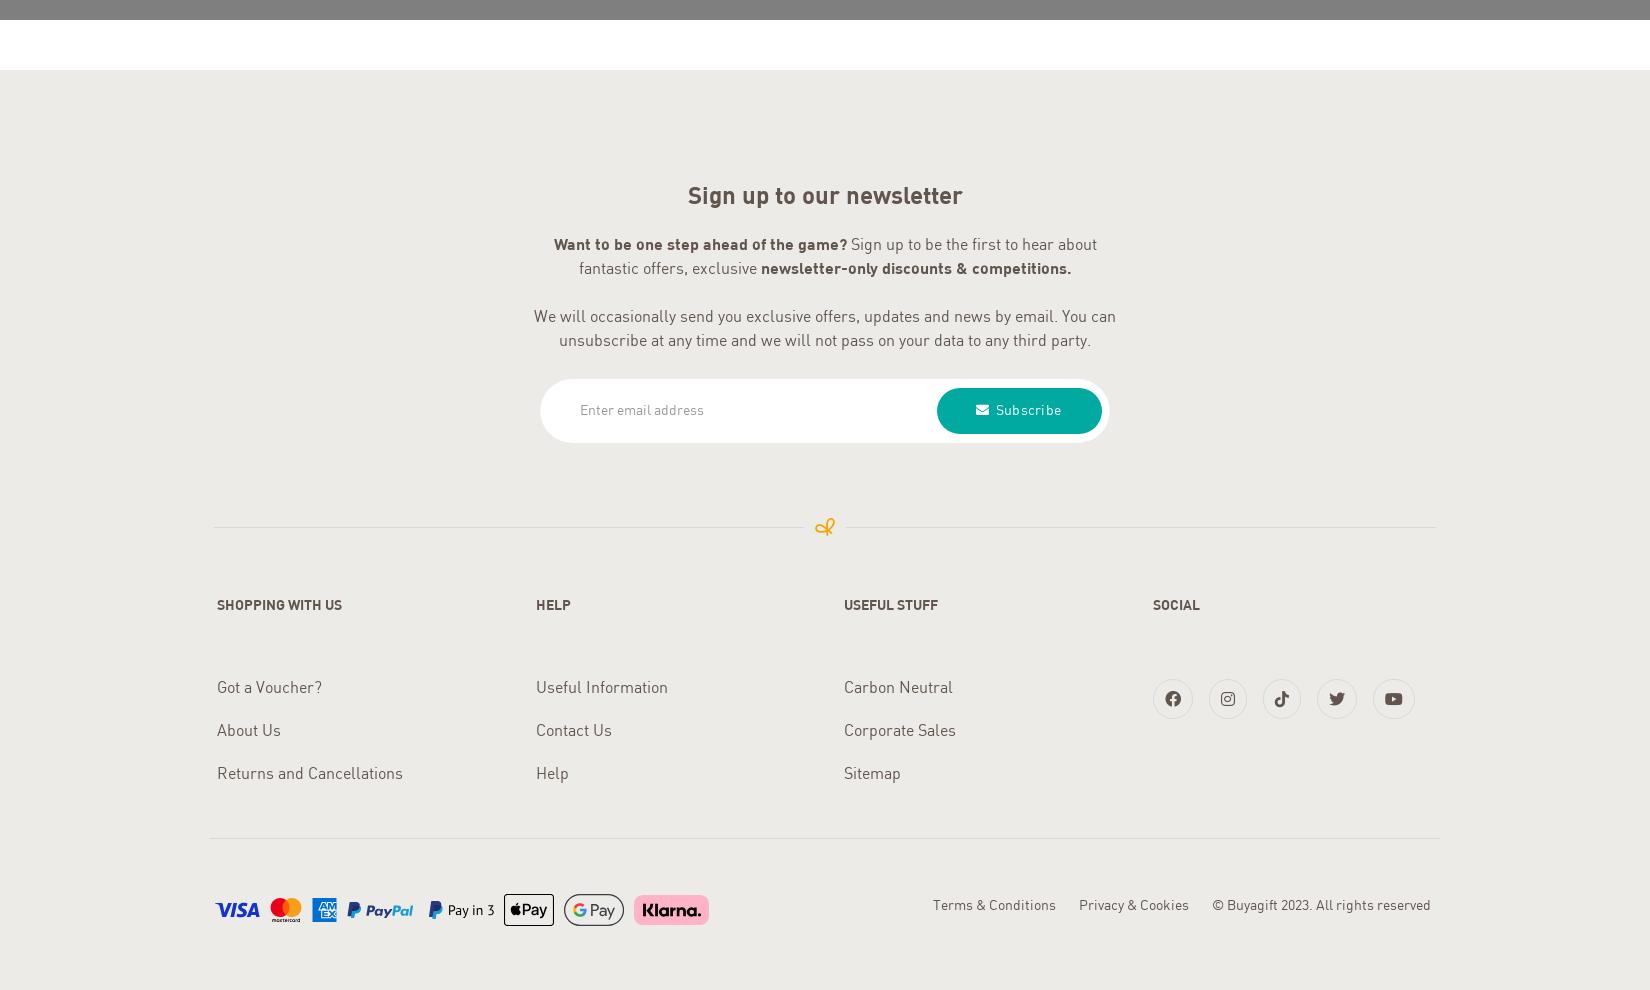  What do you see at coordinates (248, 724) in the screenshot?
I see `'About Us'` at bounding box center [248, 724].